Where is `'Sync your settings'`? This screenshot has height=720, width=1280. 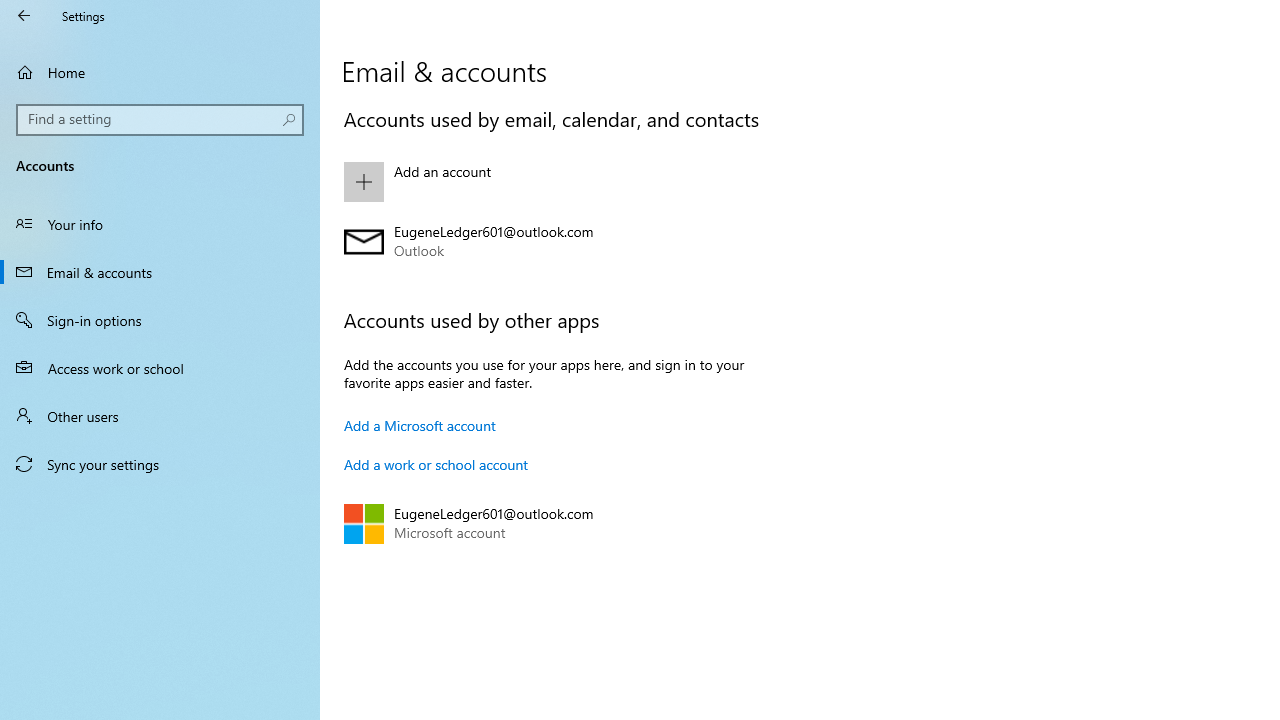
'Sync your settings' is located at coordinates (160, 464).